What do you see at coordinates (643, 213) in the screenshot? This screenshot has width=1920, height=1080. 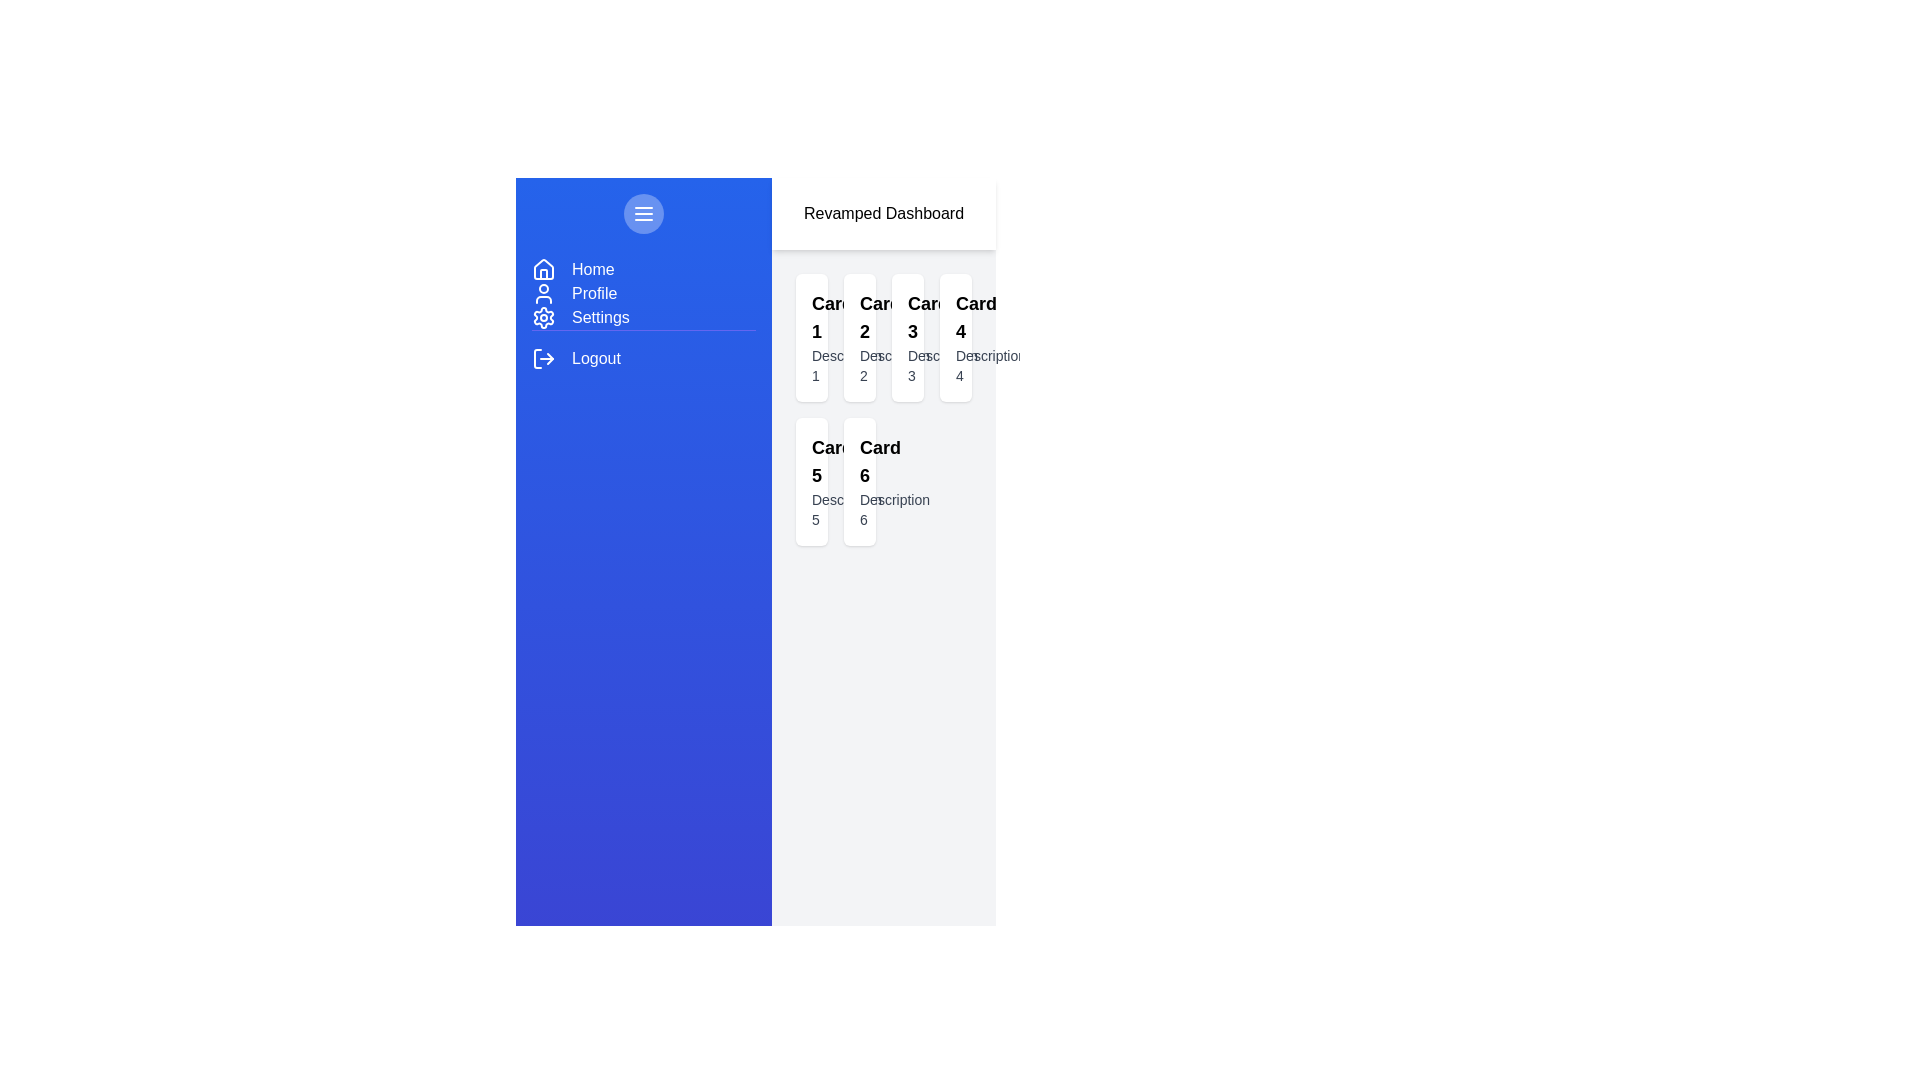 I see `the menu toggle button located in the top center area of the blue navigation bar` at bounding box center [643, 213].